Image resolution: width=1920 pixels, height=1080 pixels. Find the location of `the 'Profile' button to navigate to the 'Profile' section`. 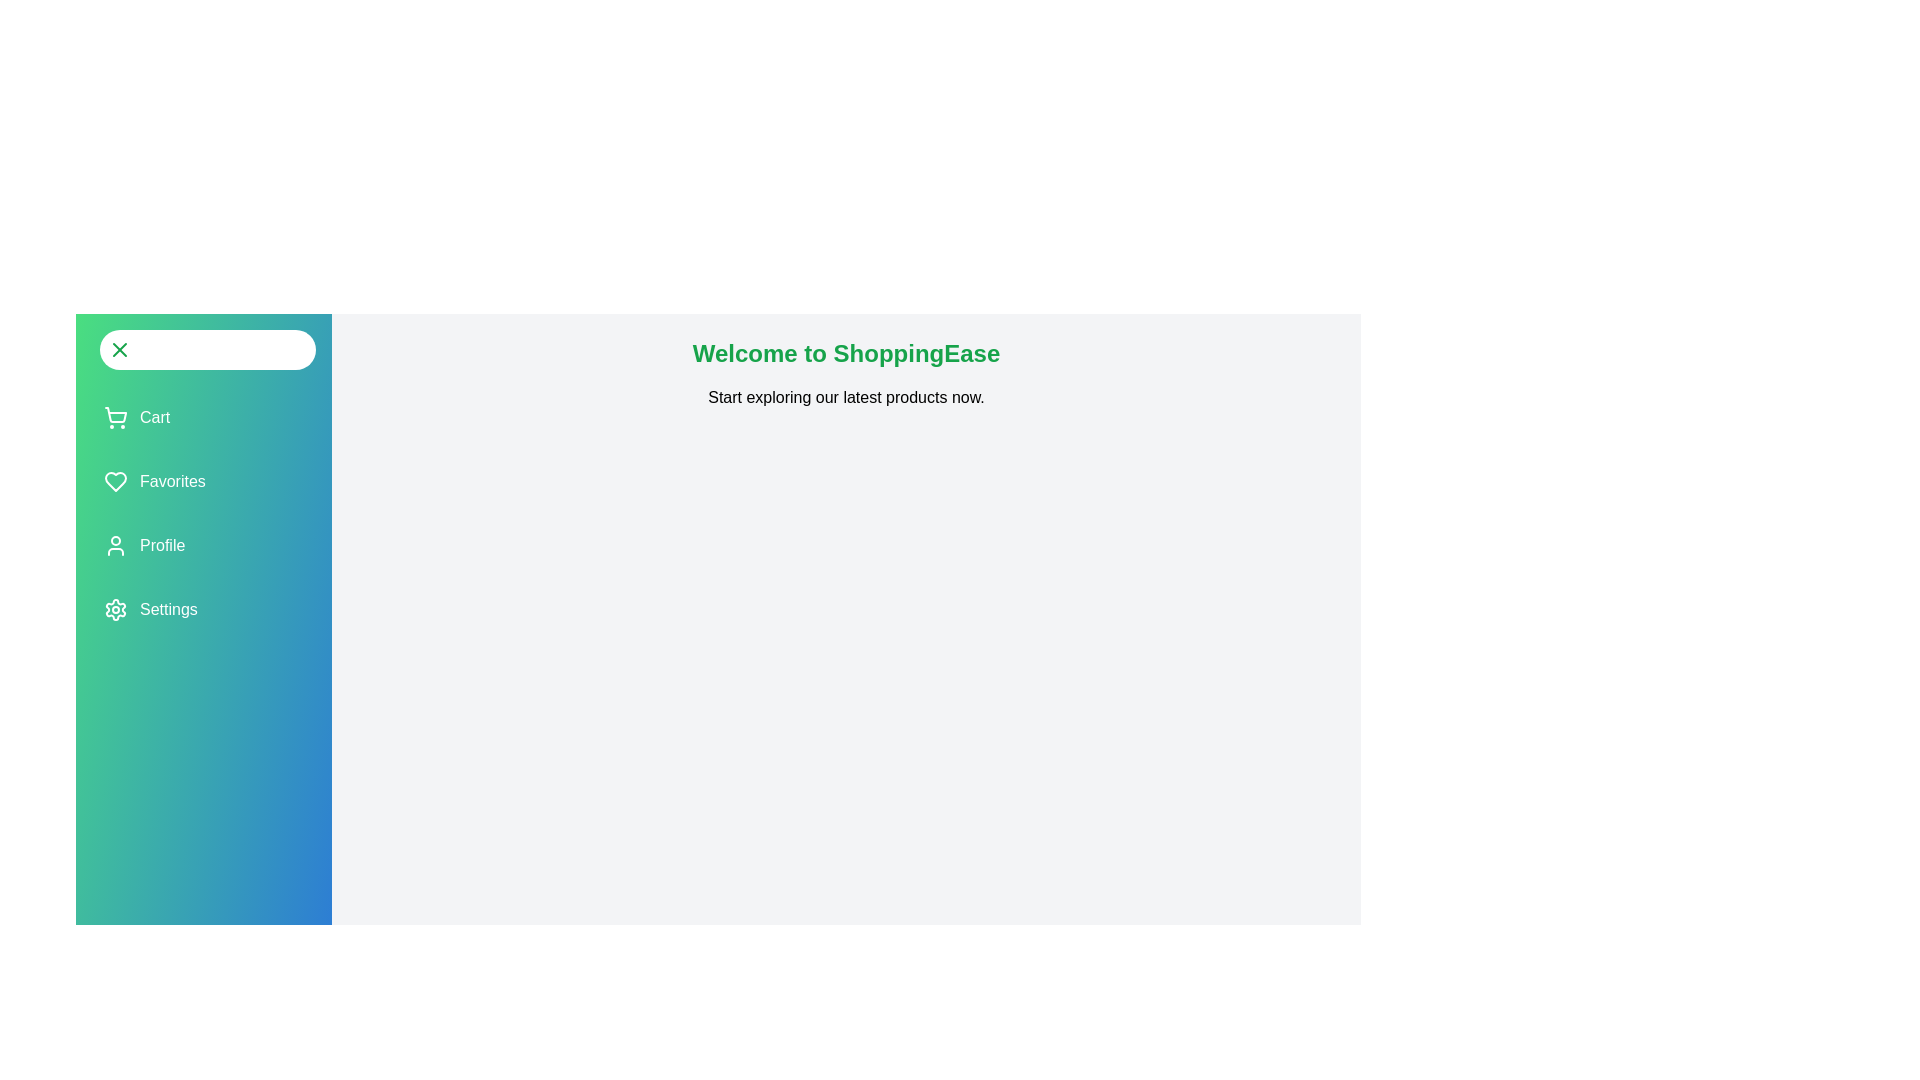

the 'Profile' button to navigate to the 'Profile' section is located at coordinates (143, 546).